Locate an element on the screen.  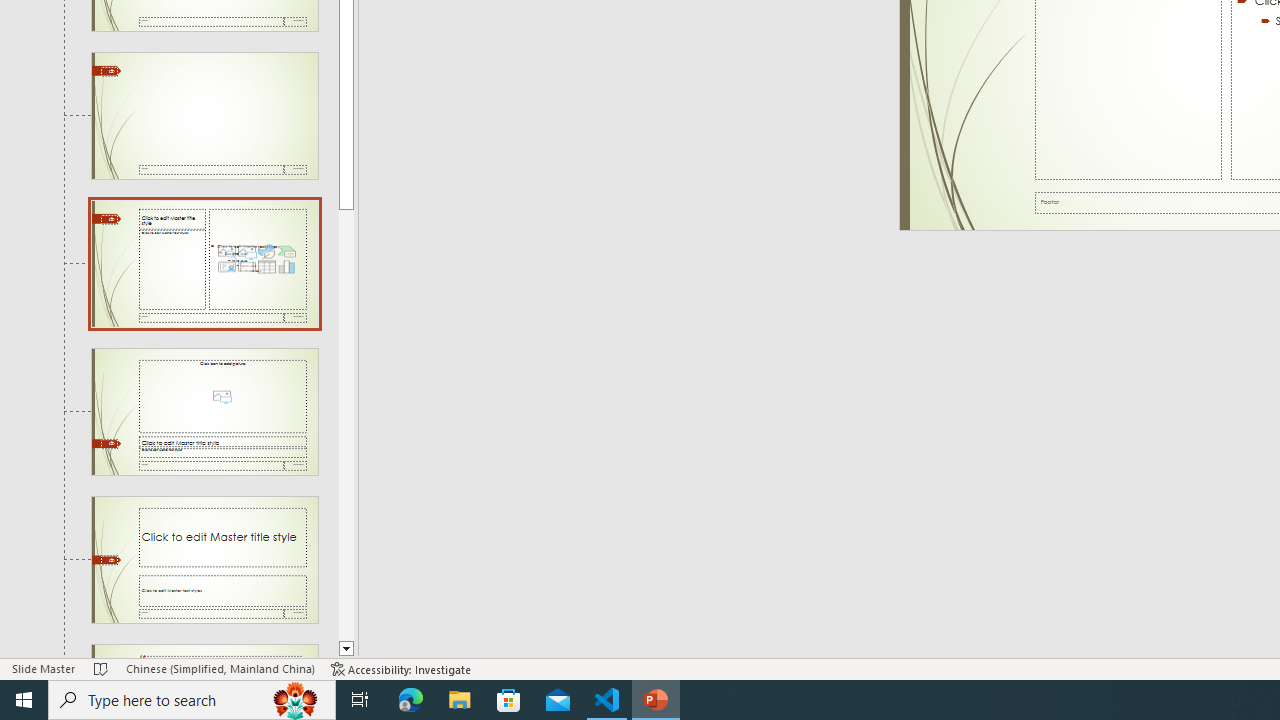
'Slide Title and Caption Layout: used by no slides' is located at coordinates (204, 559).